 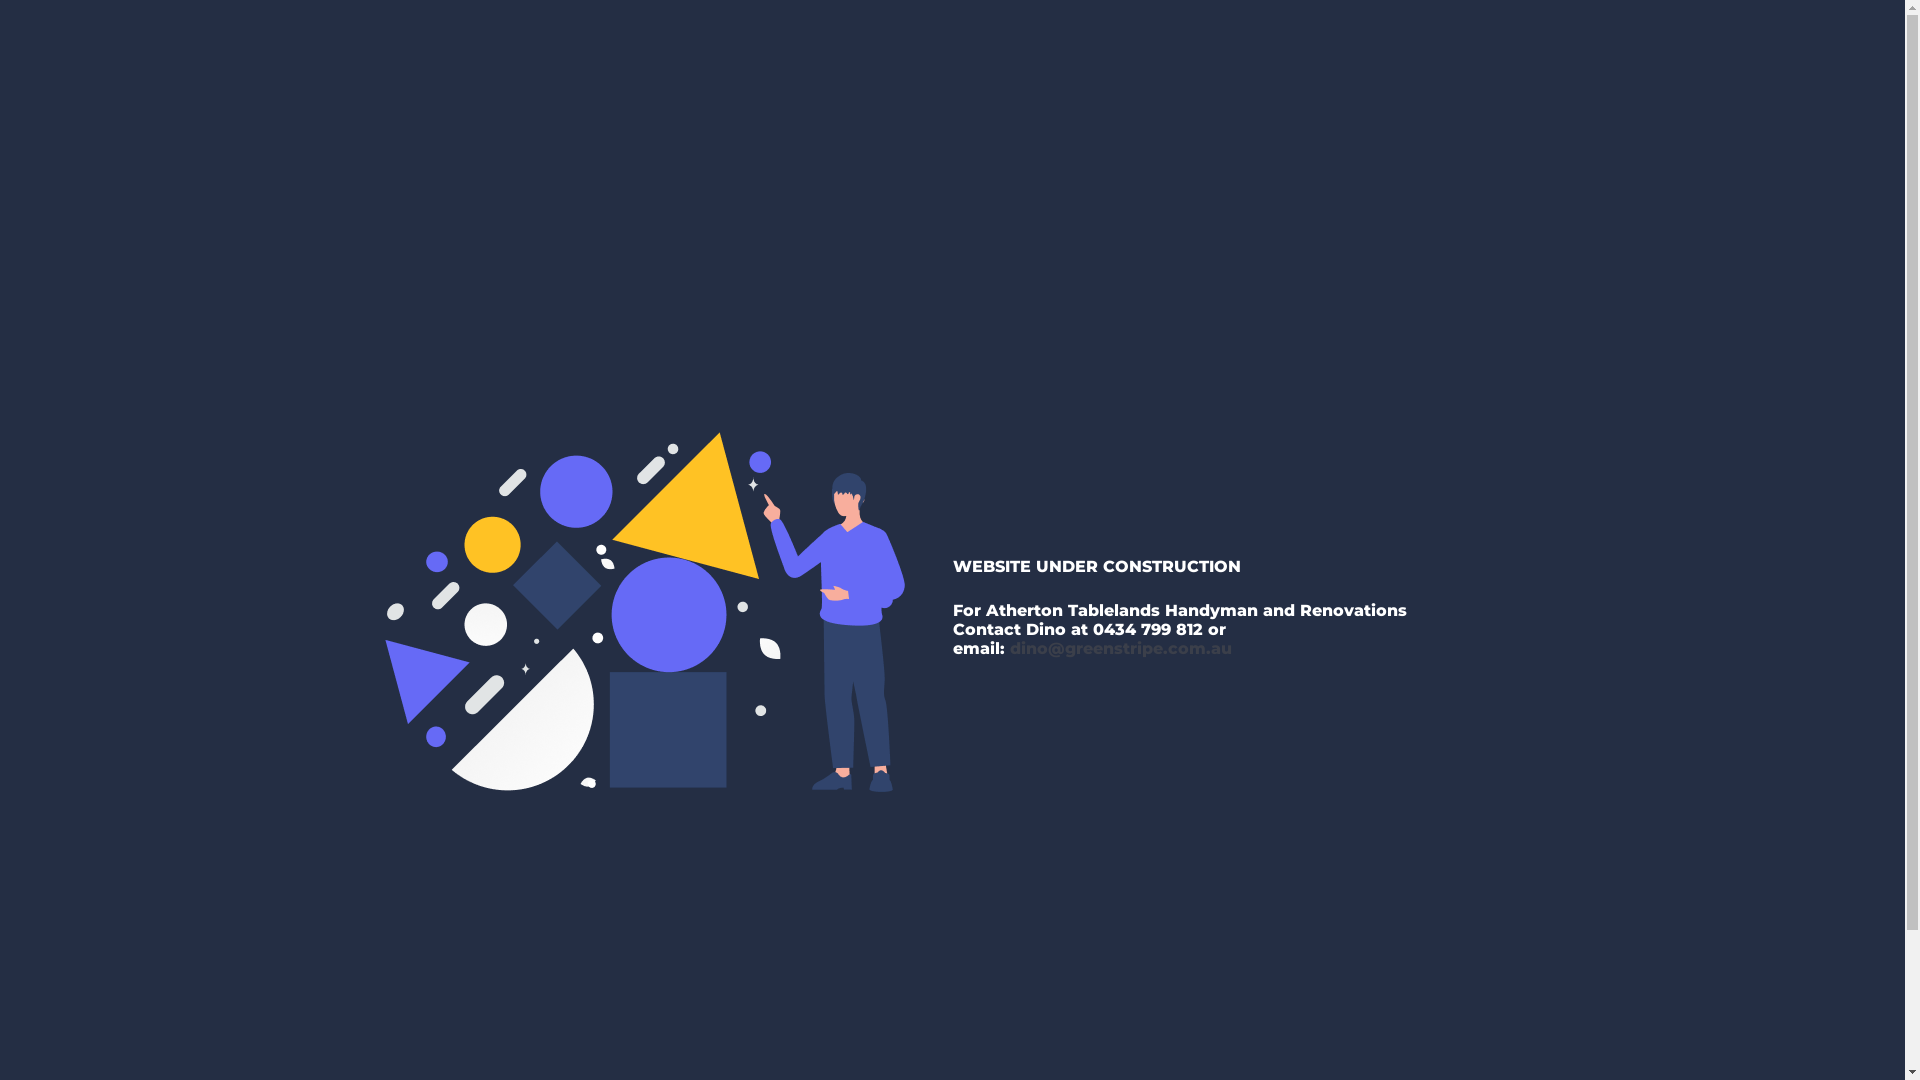 I want to click on 'dino@greenstripe.com.au', so click(x=1009, y=648).